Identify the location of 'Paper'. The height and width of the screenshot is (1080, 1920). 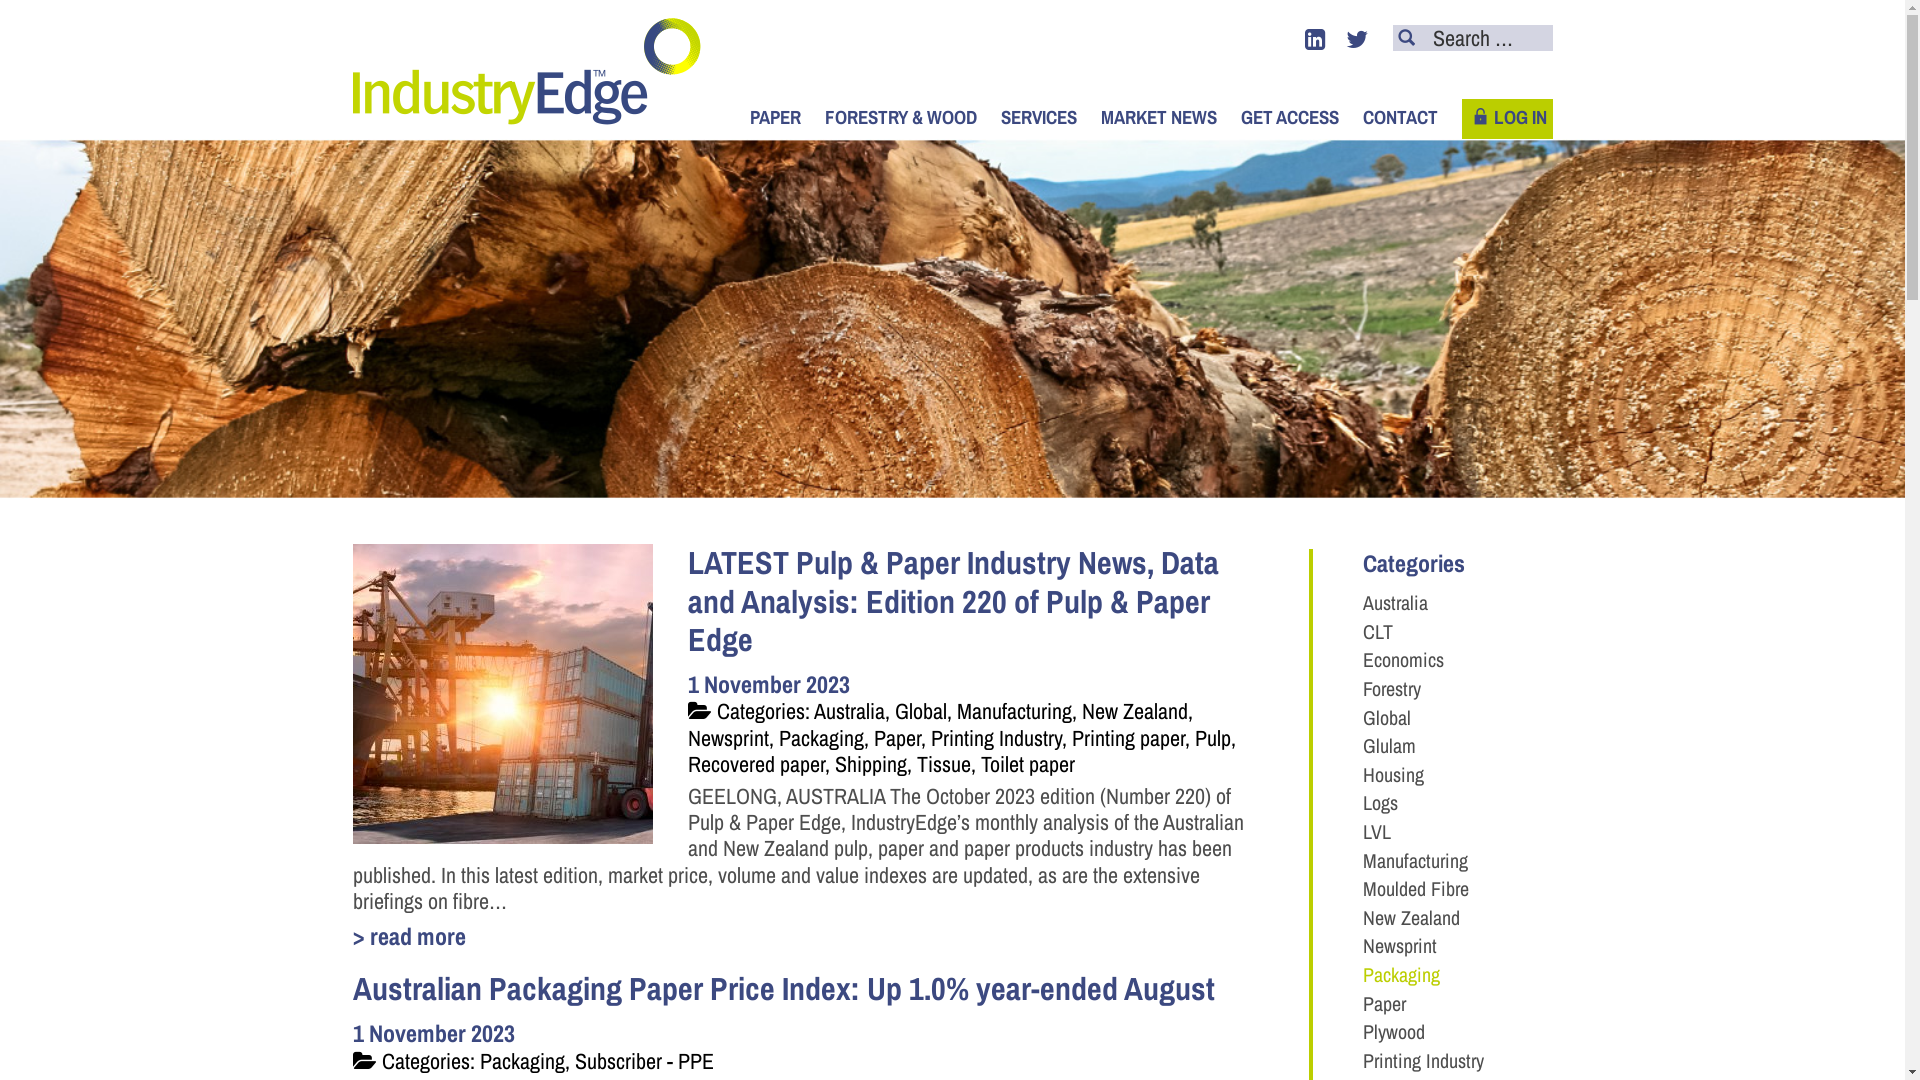
(1361, 1003).